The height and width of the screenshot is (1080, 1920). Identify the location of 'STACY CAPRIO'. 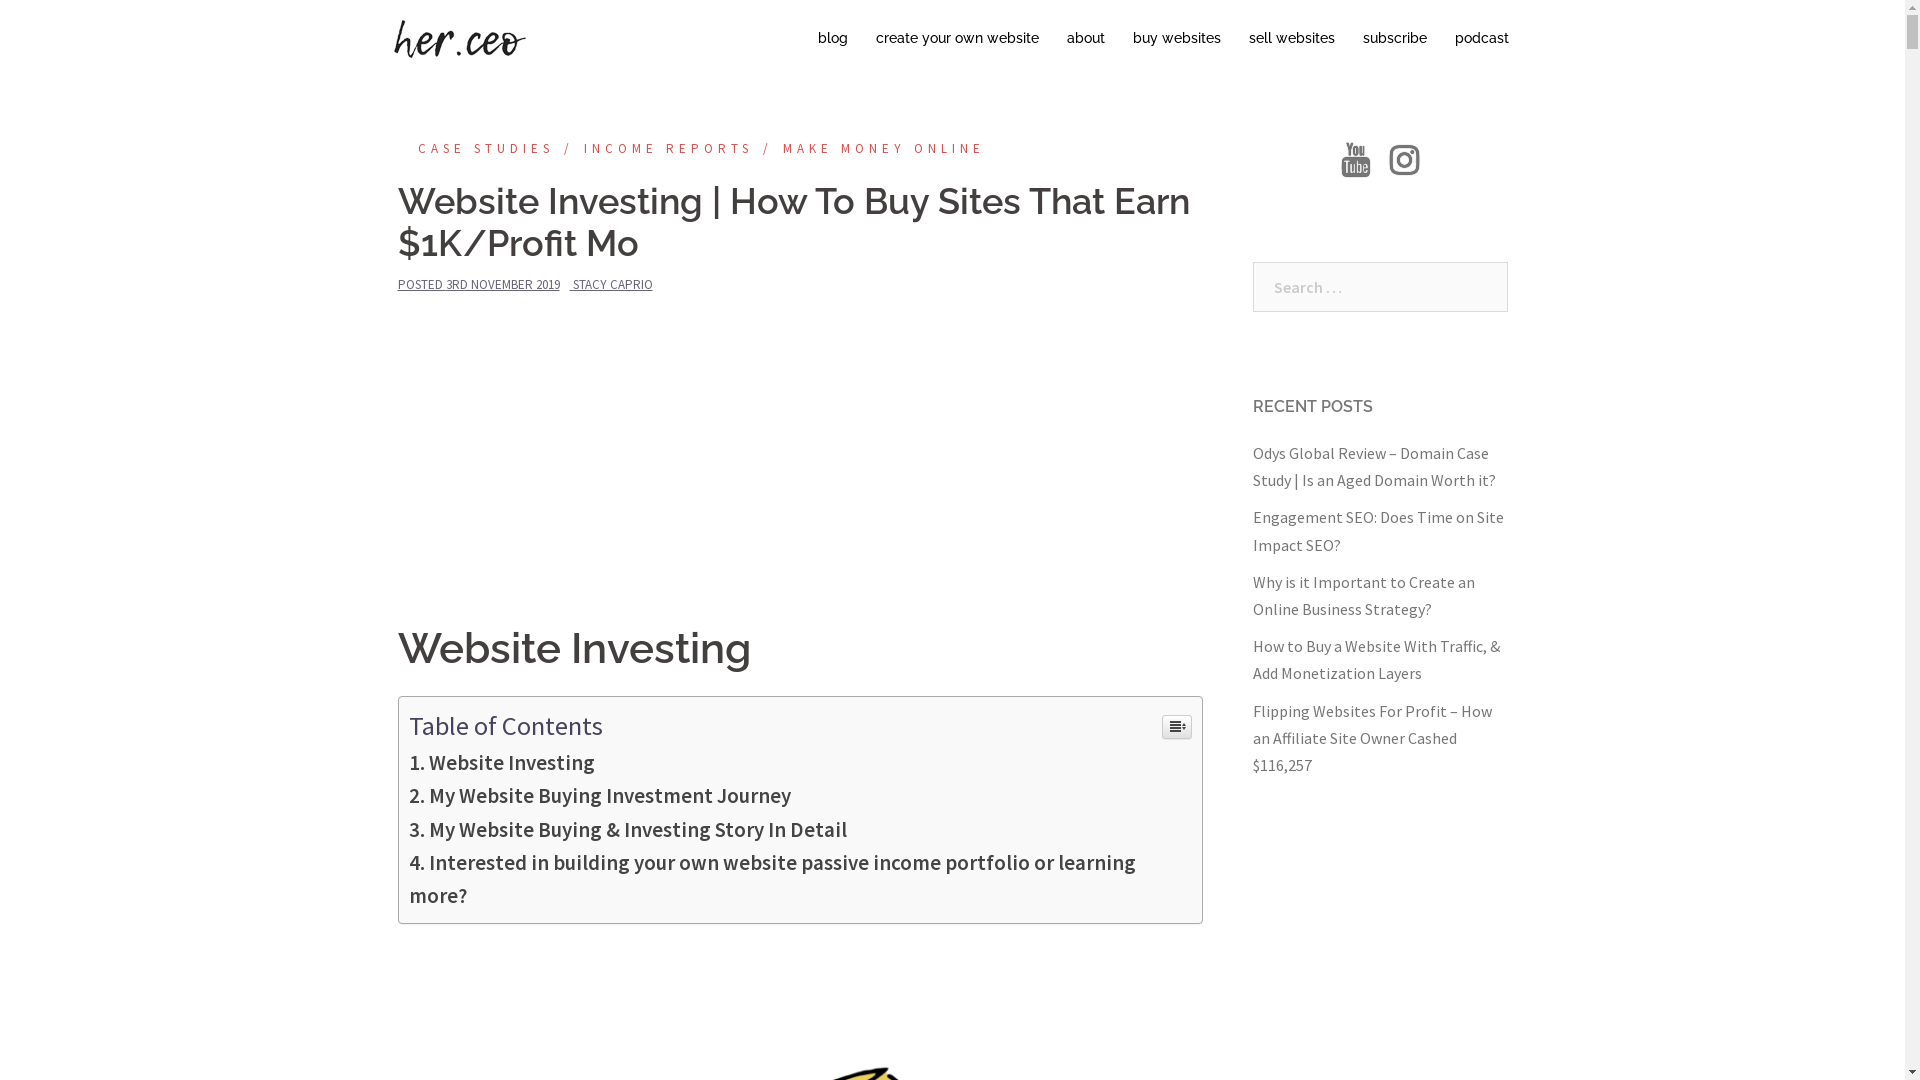
(570, 284).